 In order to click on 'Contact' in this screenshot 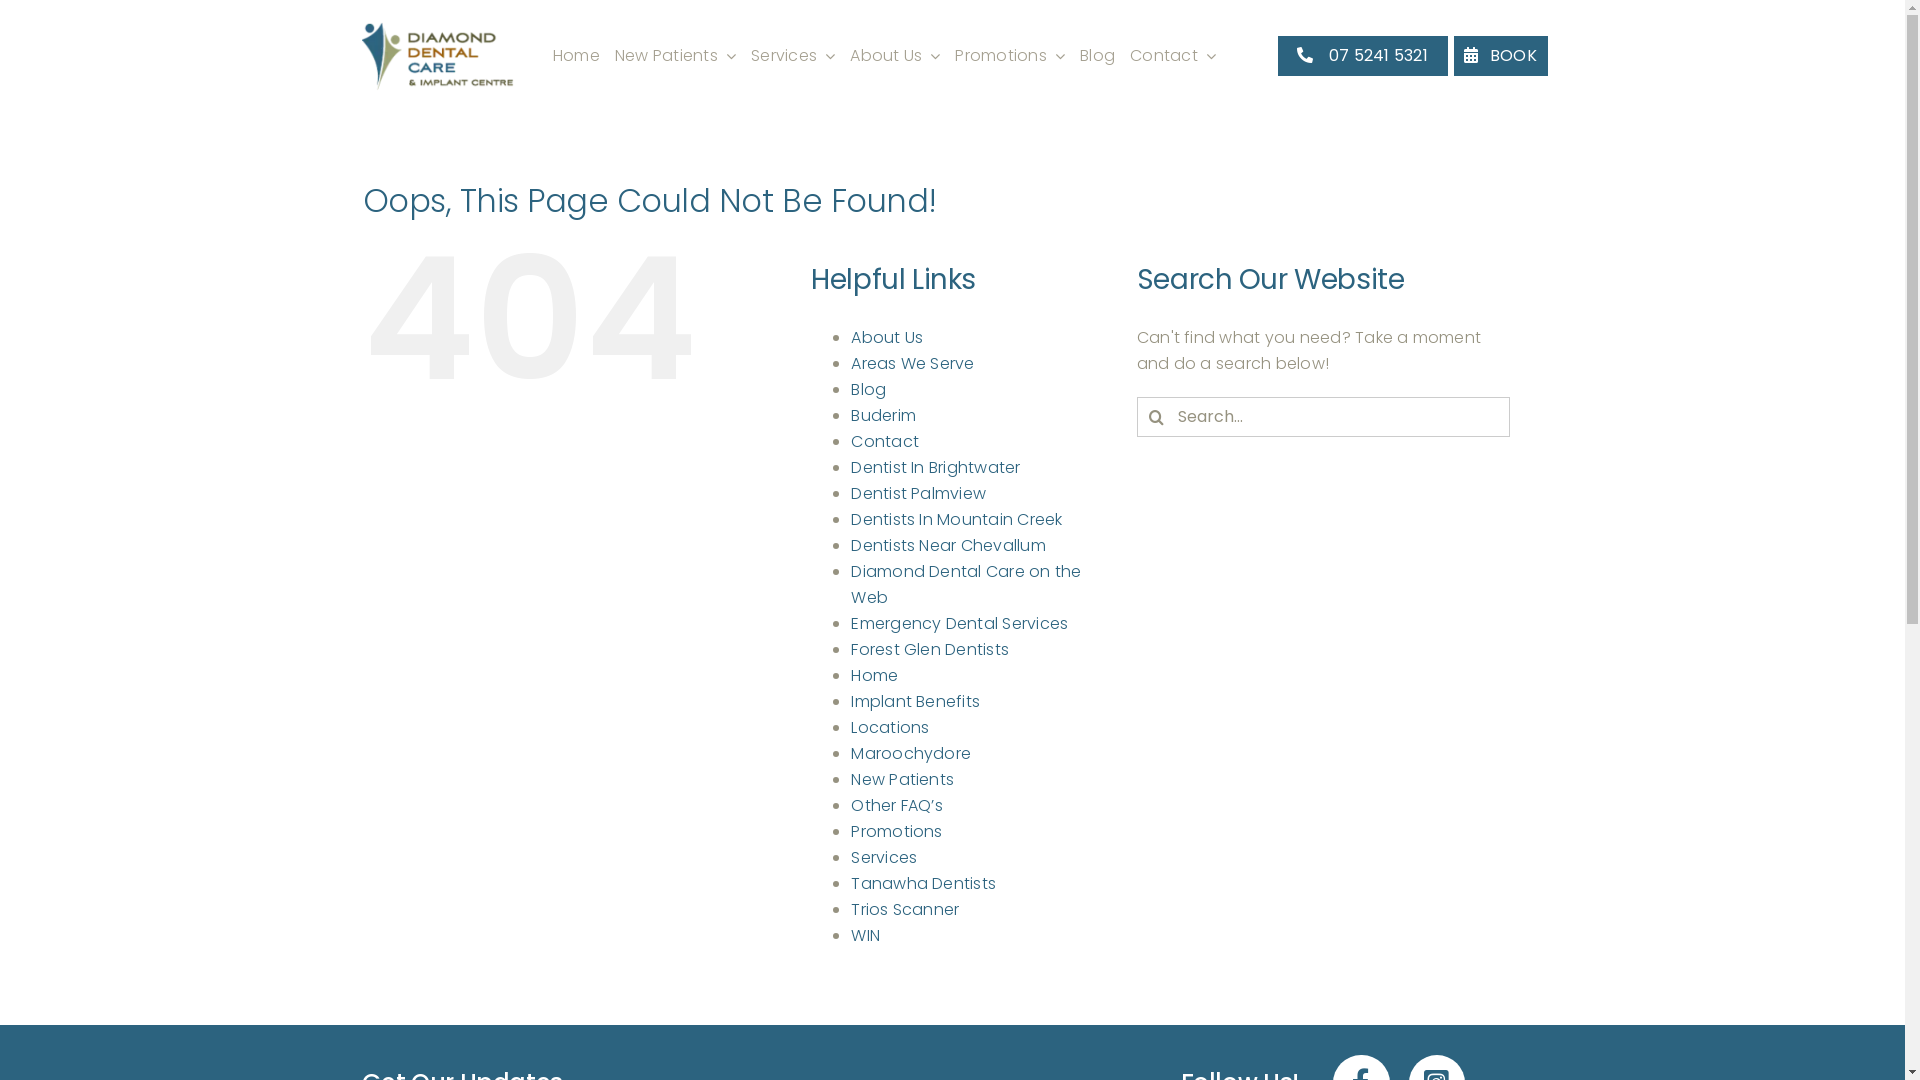, I will do `click(1172, 55)`.